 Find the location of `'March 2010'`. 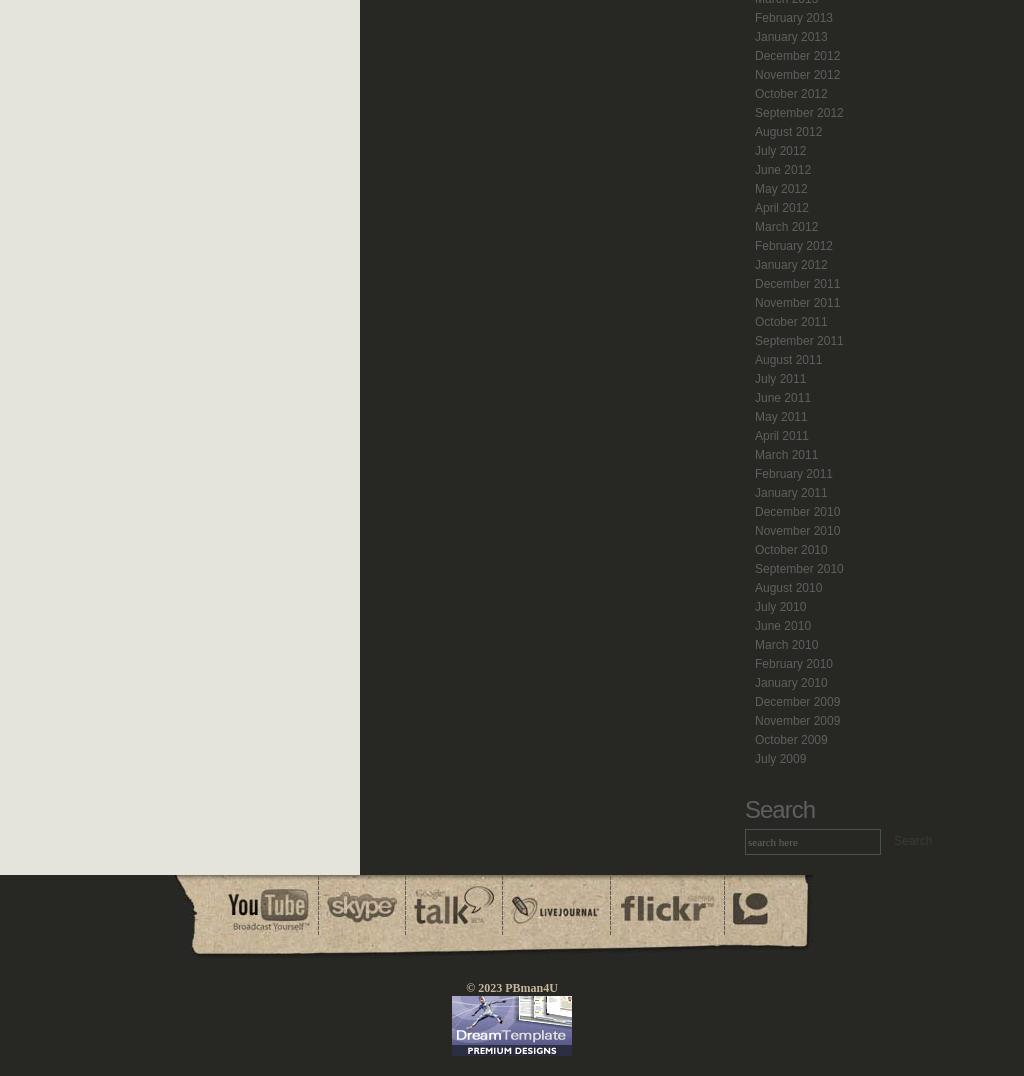

'March 2010' is located at coordinates (753, 643).